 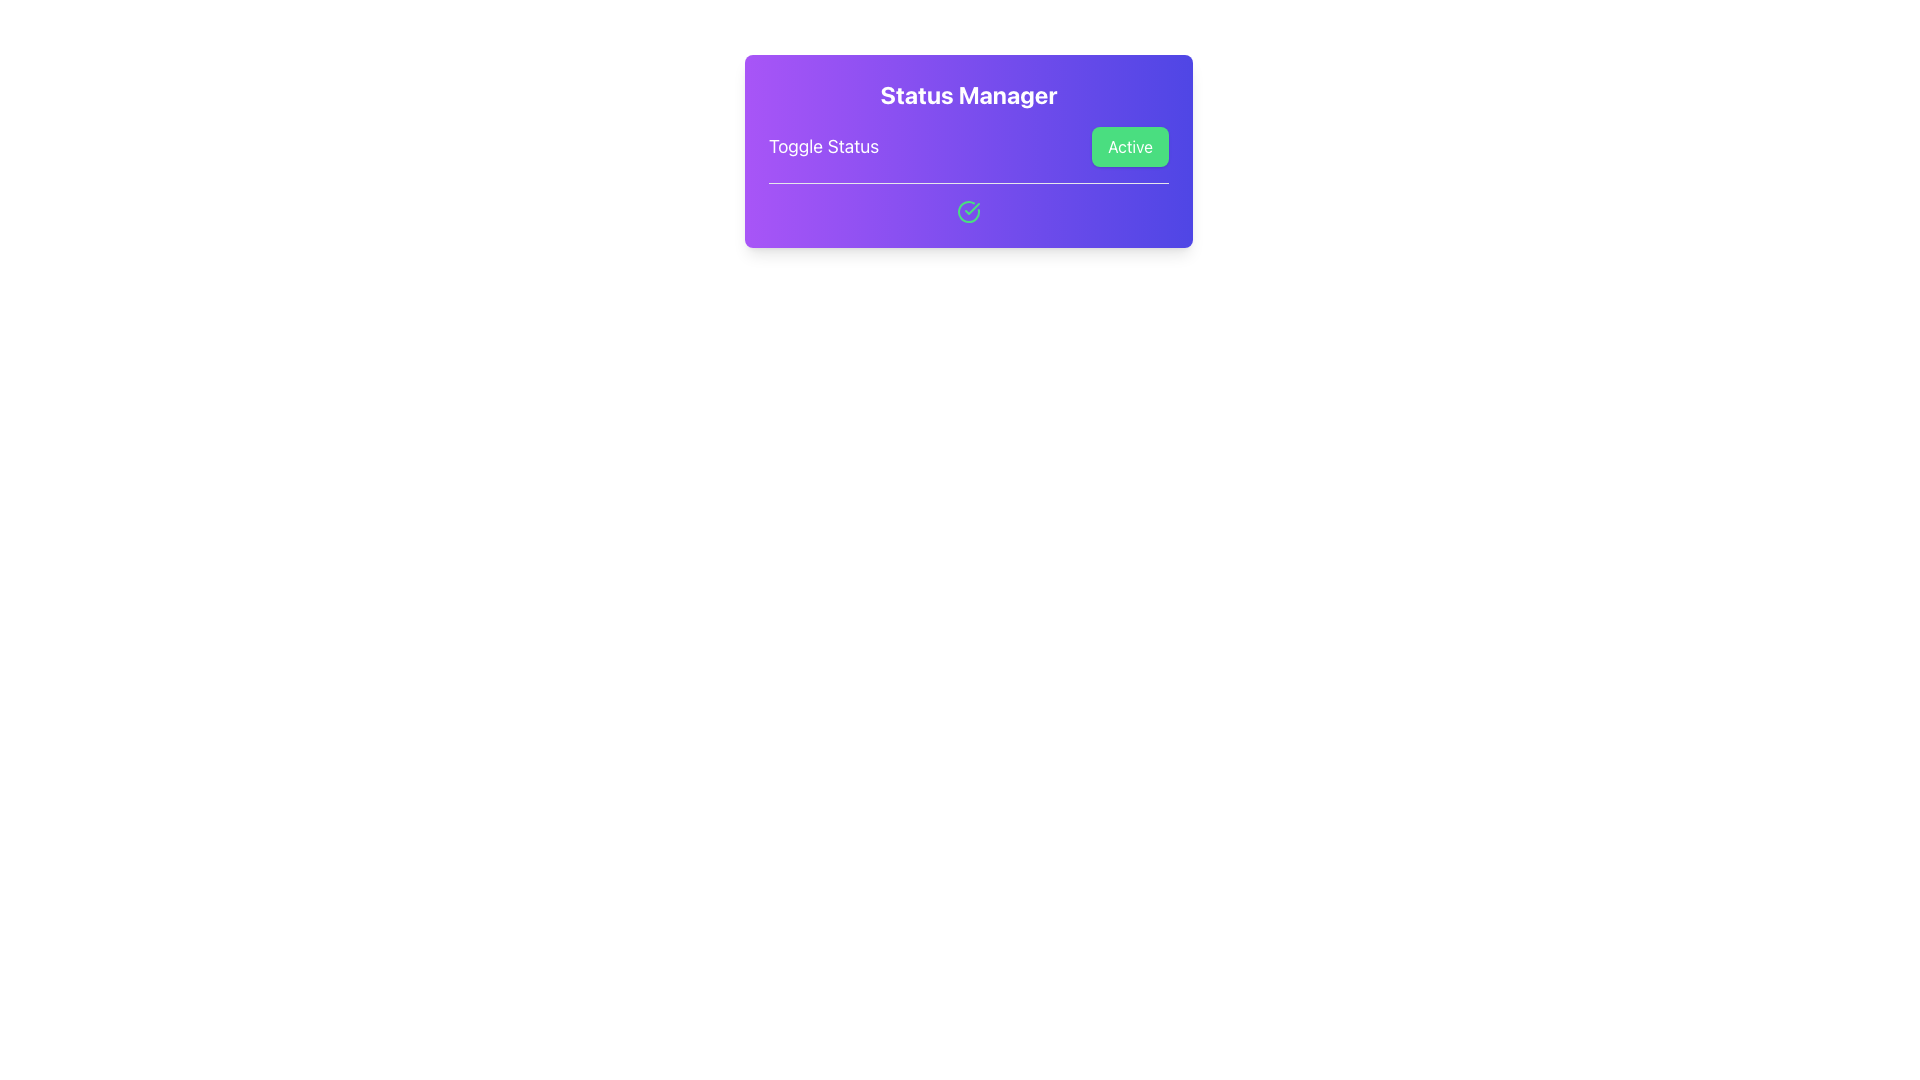 What do you see at coordinates (969, 212) in the screenshot?
I see `the Circular icon with a checkmark symbol located at the bottom center of the 'Status Manager' card` at bounding box center [969, 212].